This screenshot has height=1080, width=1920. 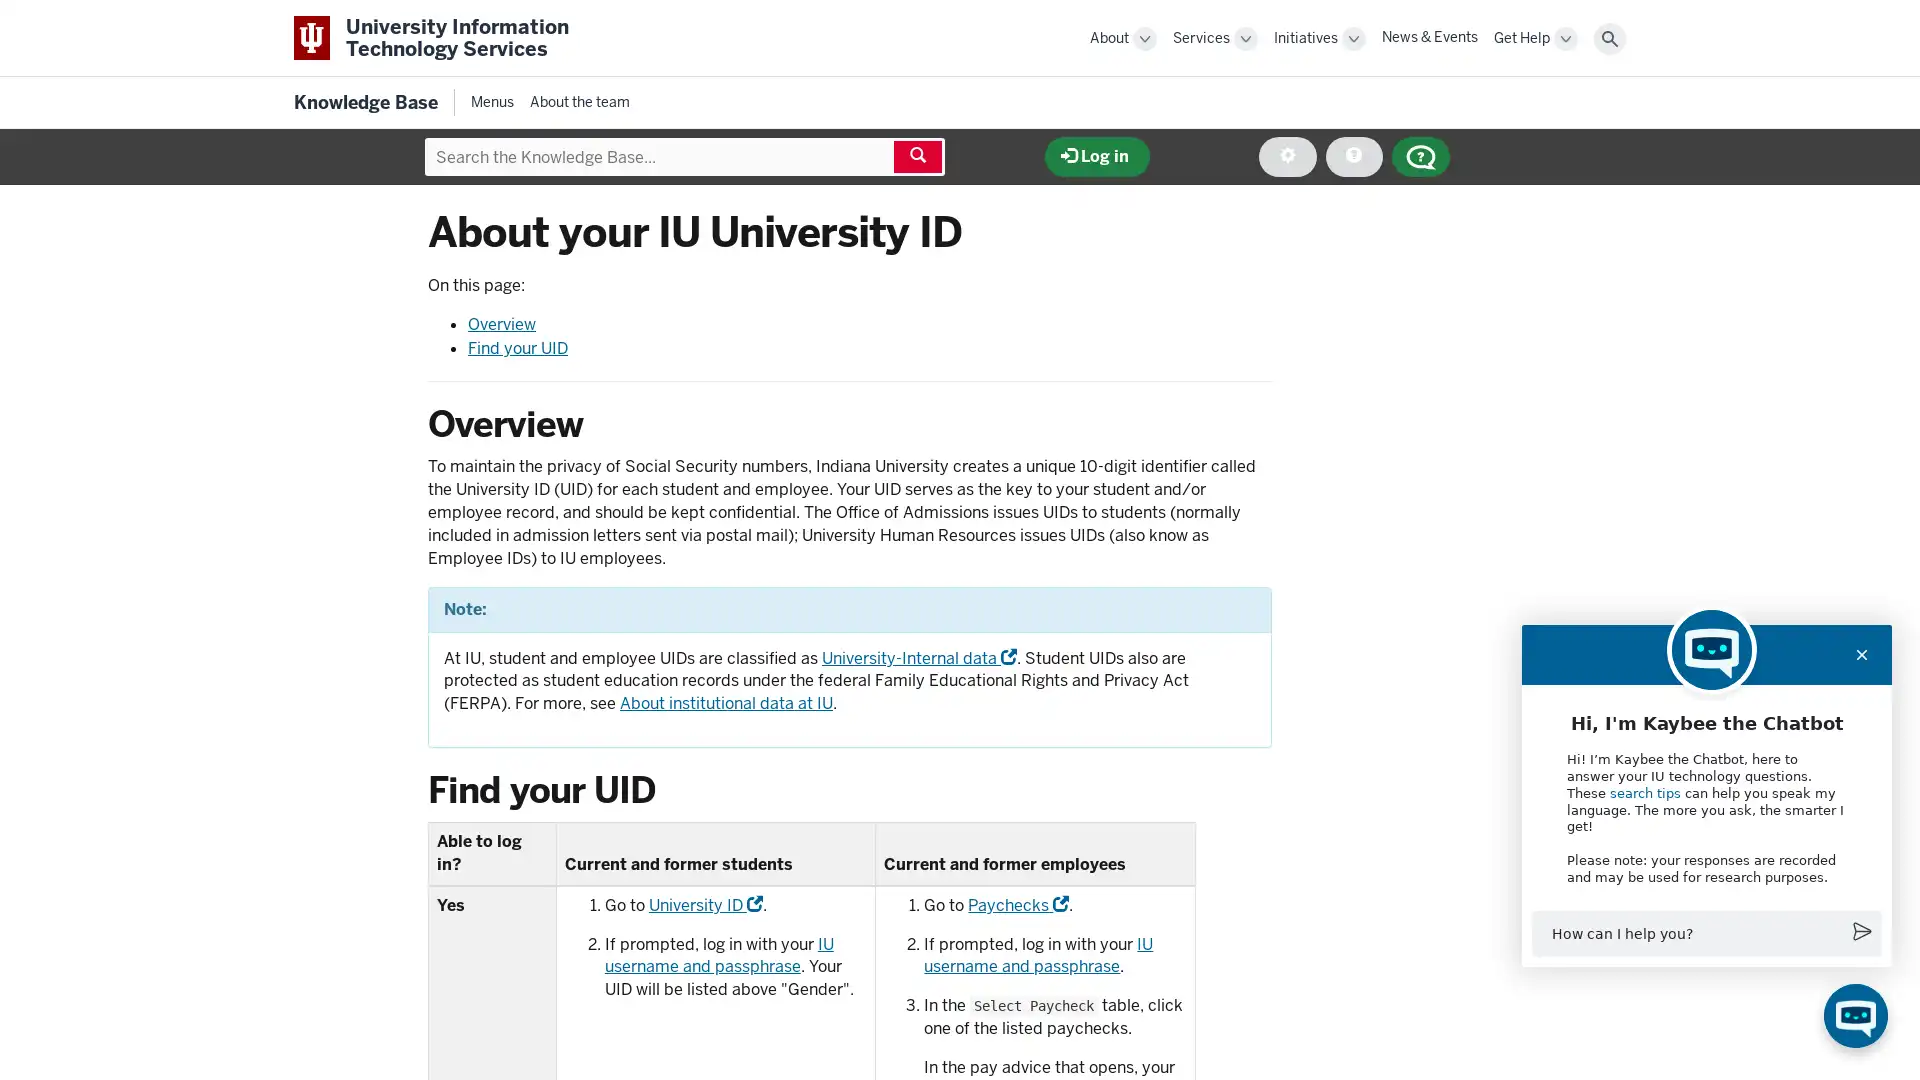 I want to click on Options, so click(x=1287, y=156).